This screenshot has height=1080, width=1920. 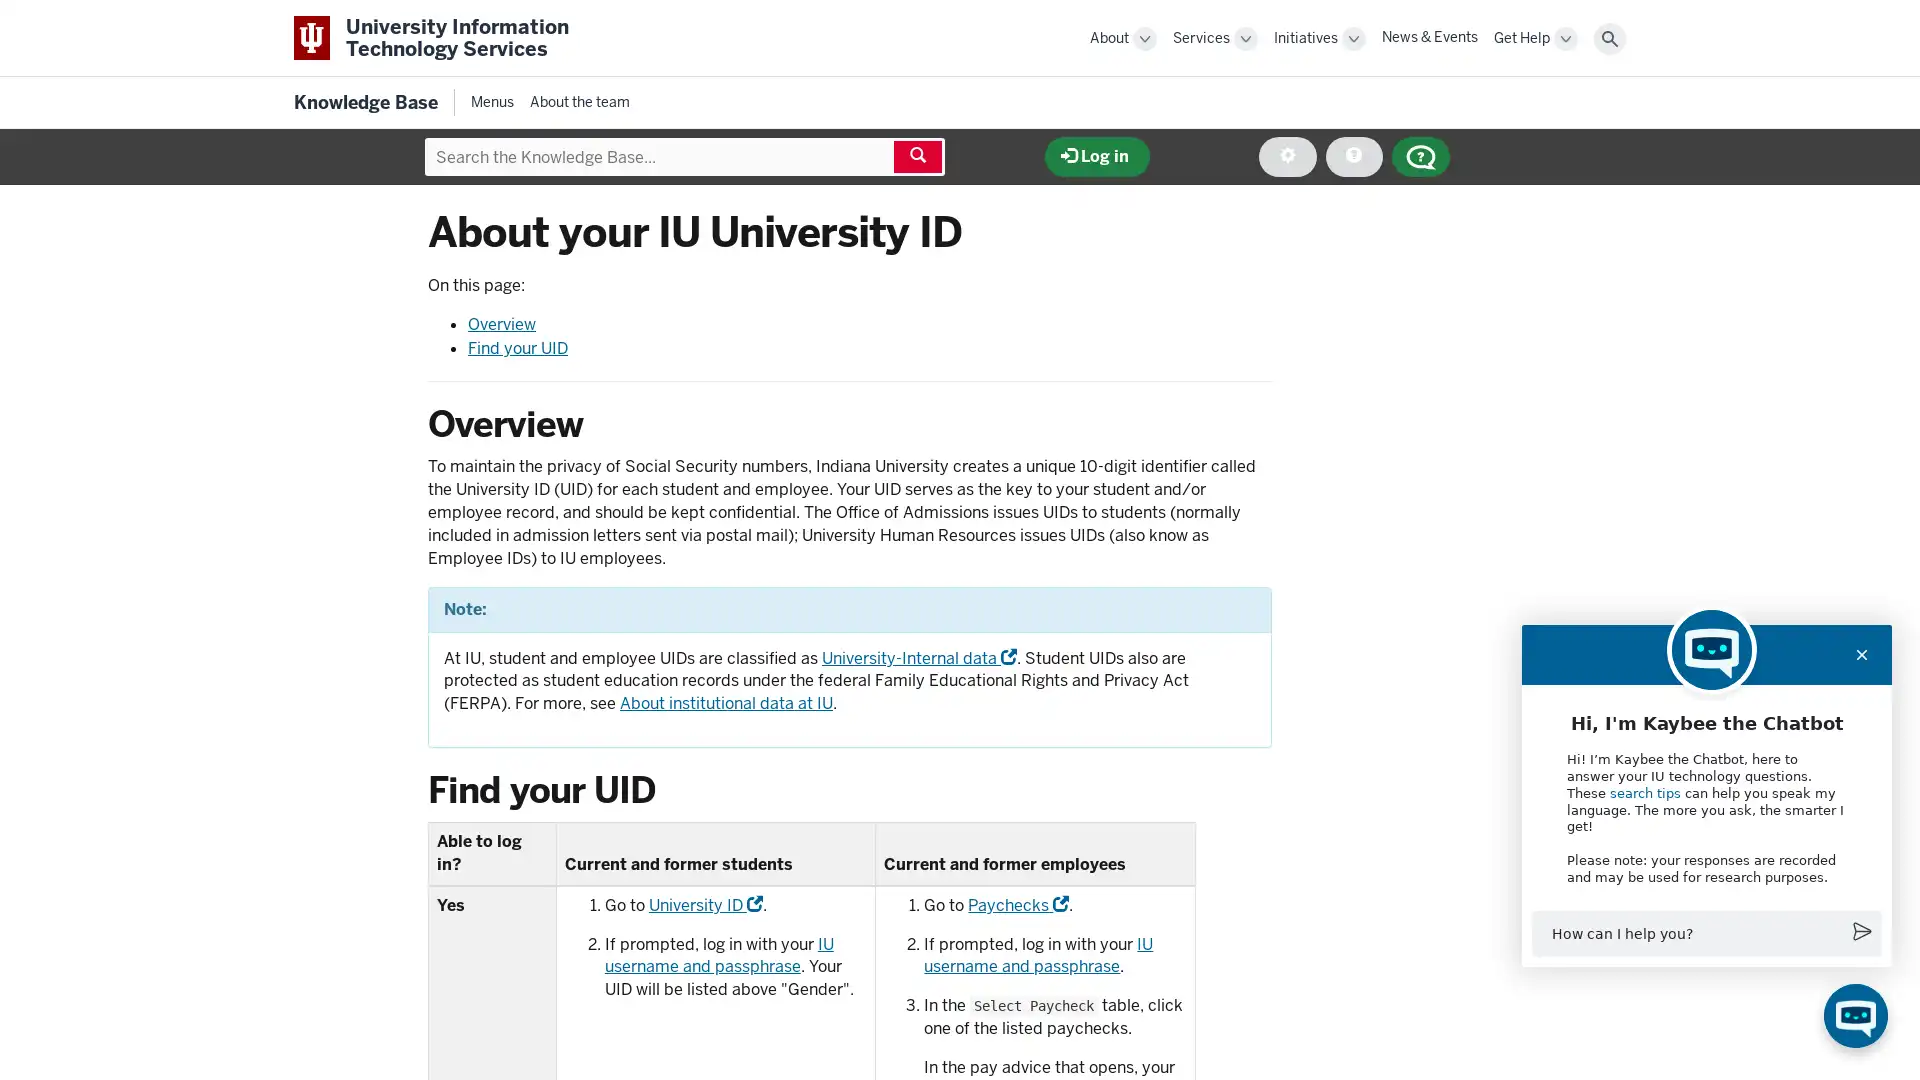 I want to click on Options, so click(x=1287, y=156).